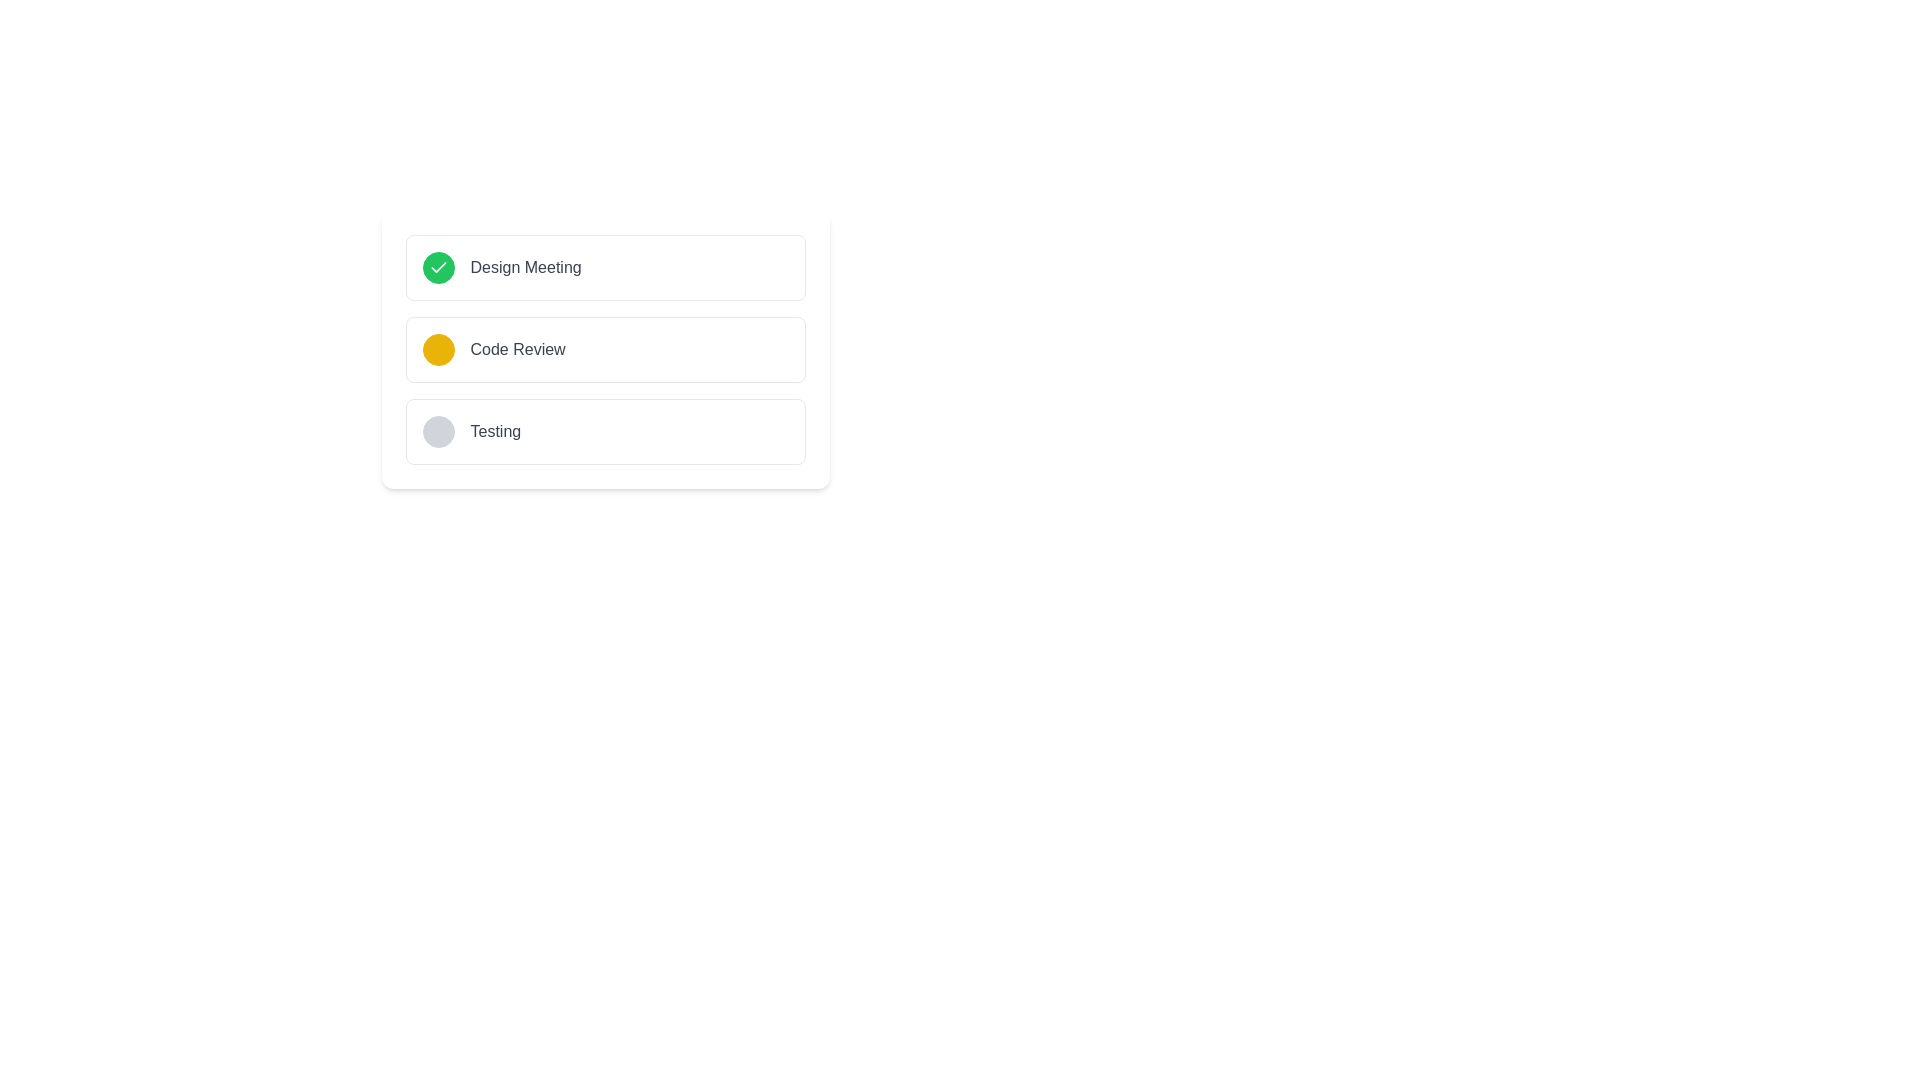 Image resolution: width=1920 pixels, height=1080 pixels. Describe the element at coordinates (518, 349) in the screenshot. I see `the text label displaying 'Code Review' in the vertical menu` at that location.